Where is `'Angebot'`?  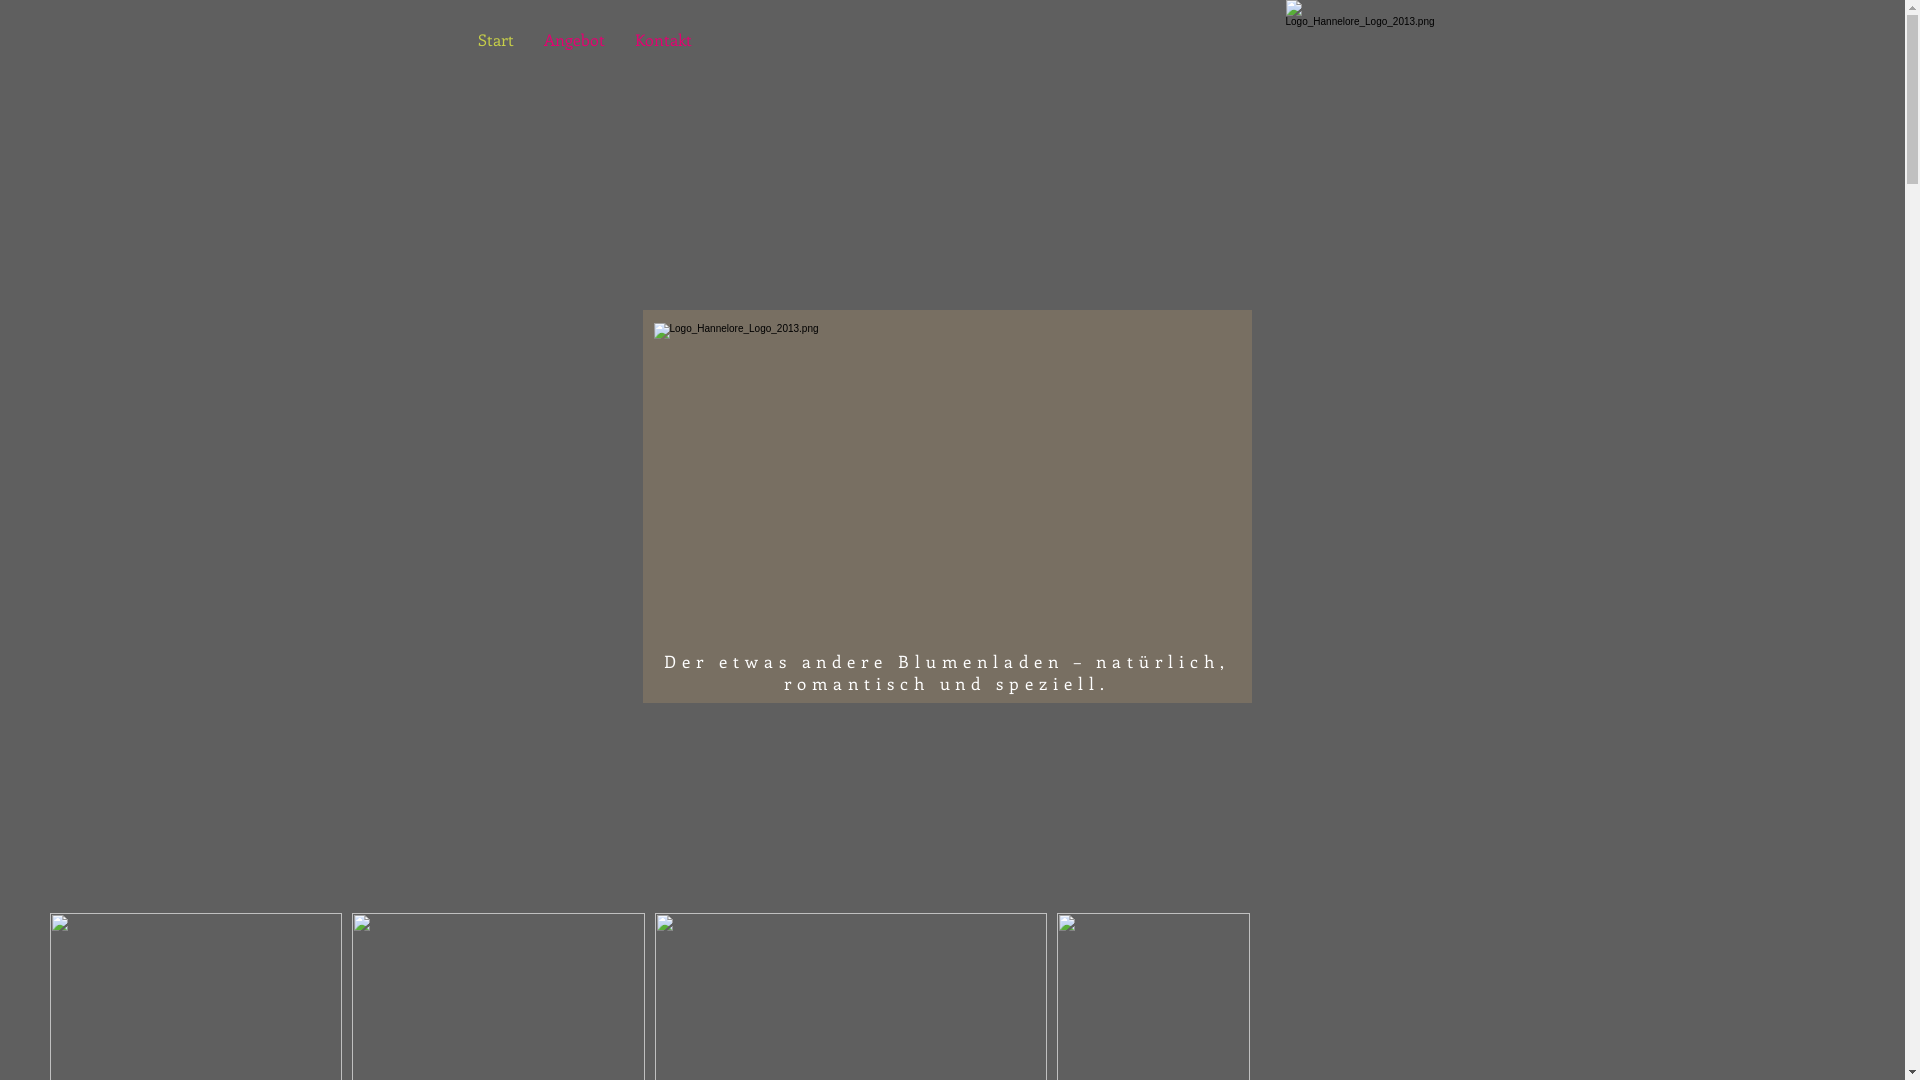 'Angebot' is located at coordinates (572, 39).